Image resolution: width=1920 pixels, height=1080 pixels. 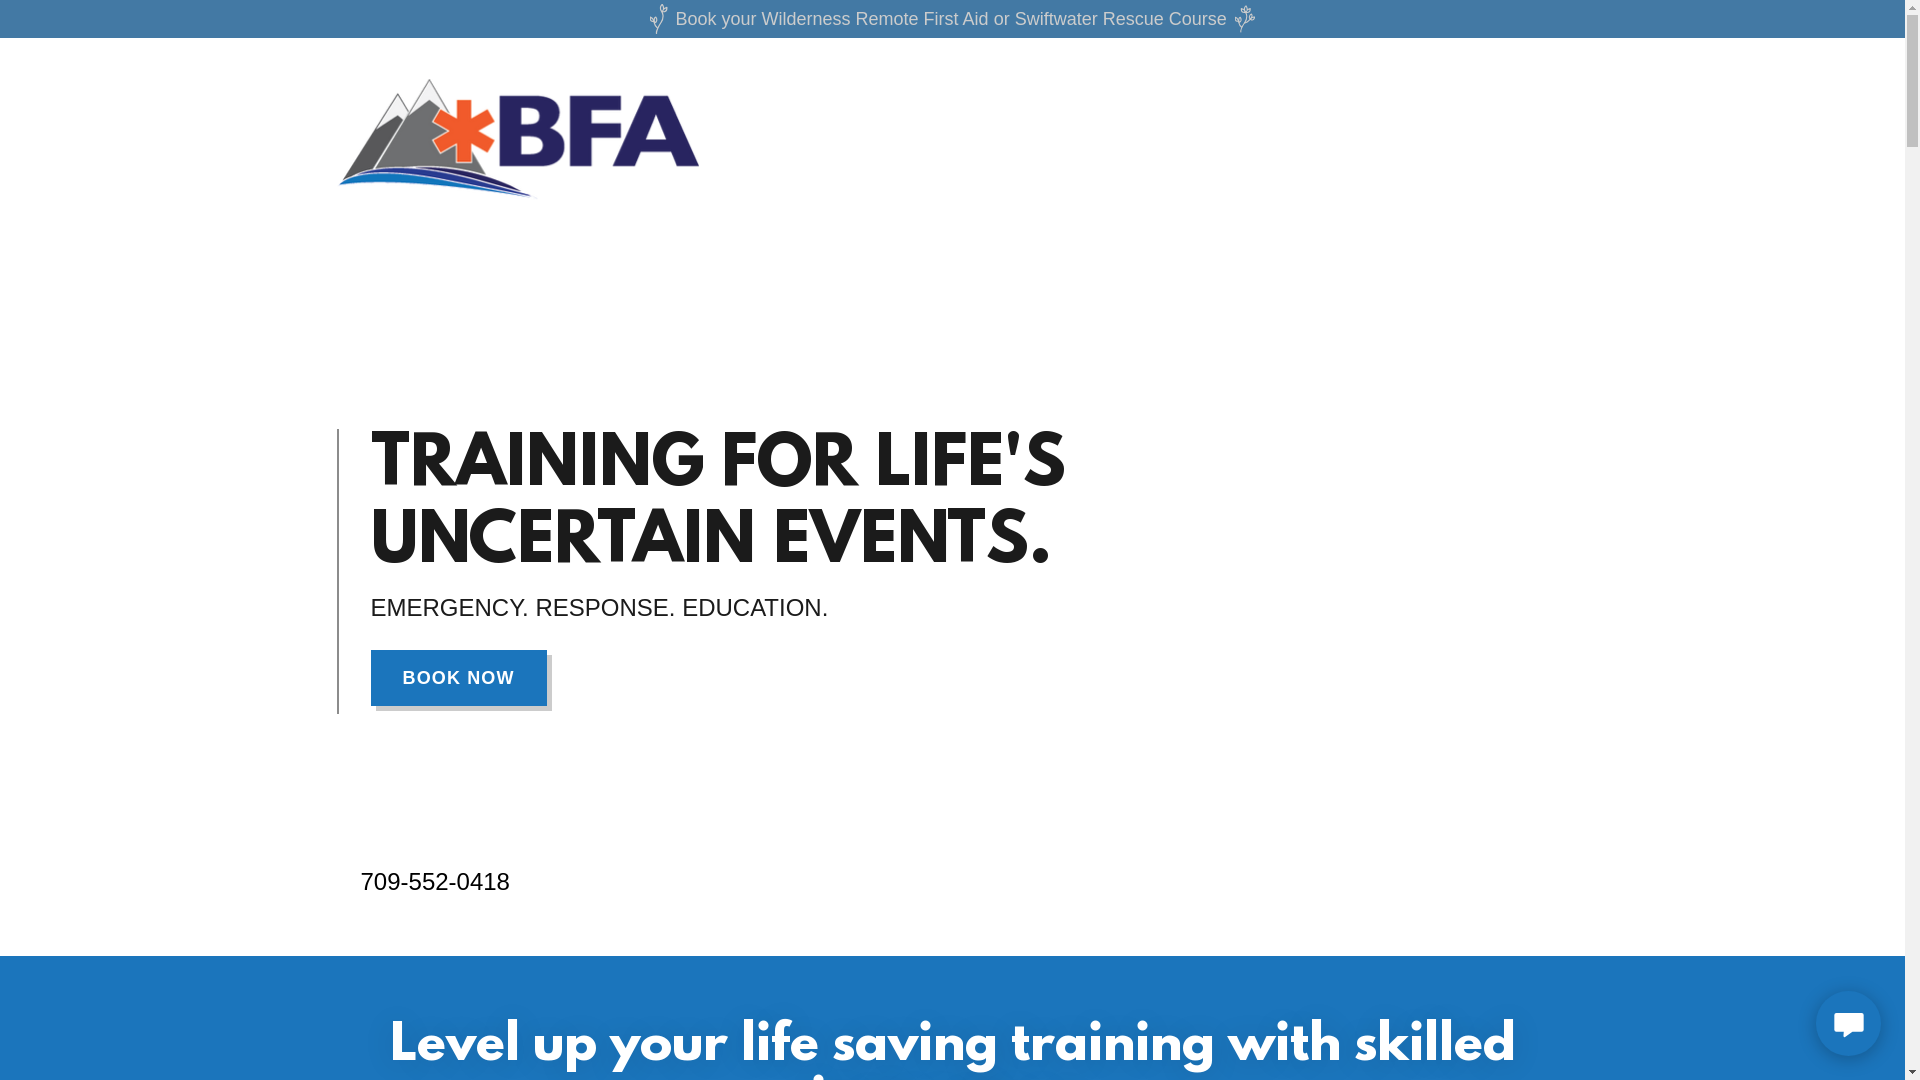 What do you see at coordinates (456, 677) in the screenshot?
I see `'BOOK NOW'` at bounding box center [456, 677].